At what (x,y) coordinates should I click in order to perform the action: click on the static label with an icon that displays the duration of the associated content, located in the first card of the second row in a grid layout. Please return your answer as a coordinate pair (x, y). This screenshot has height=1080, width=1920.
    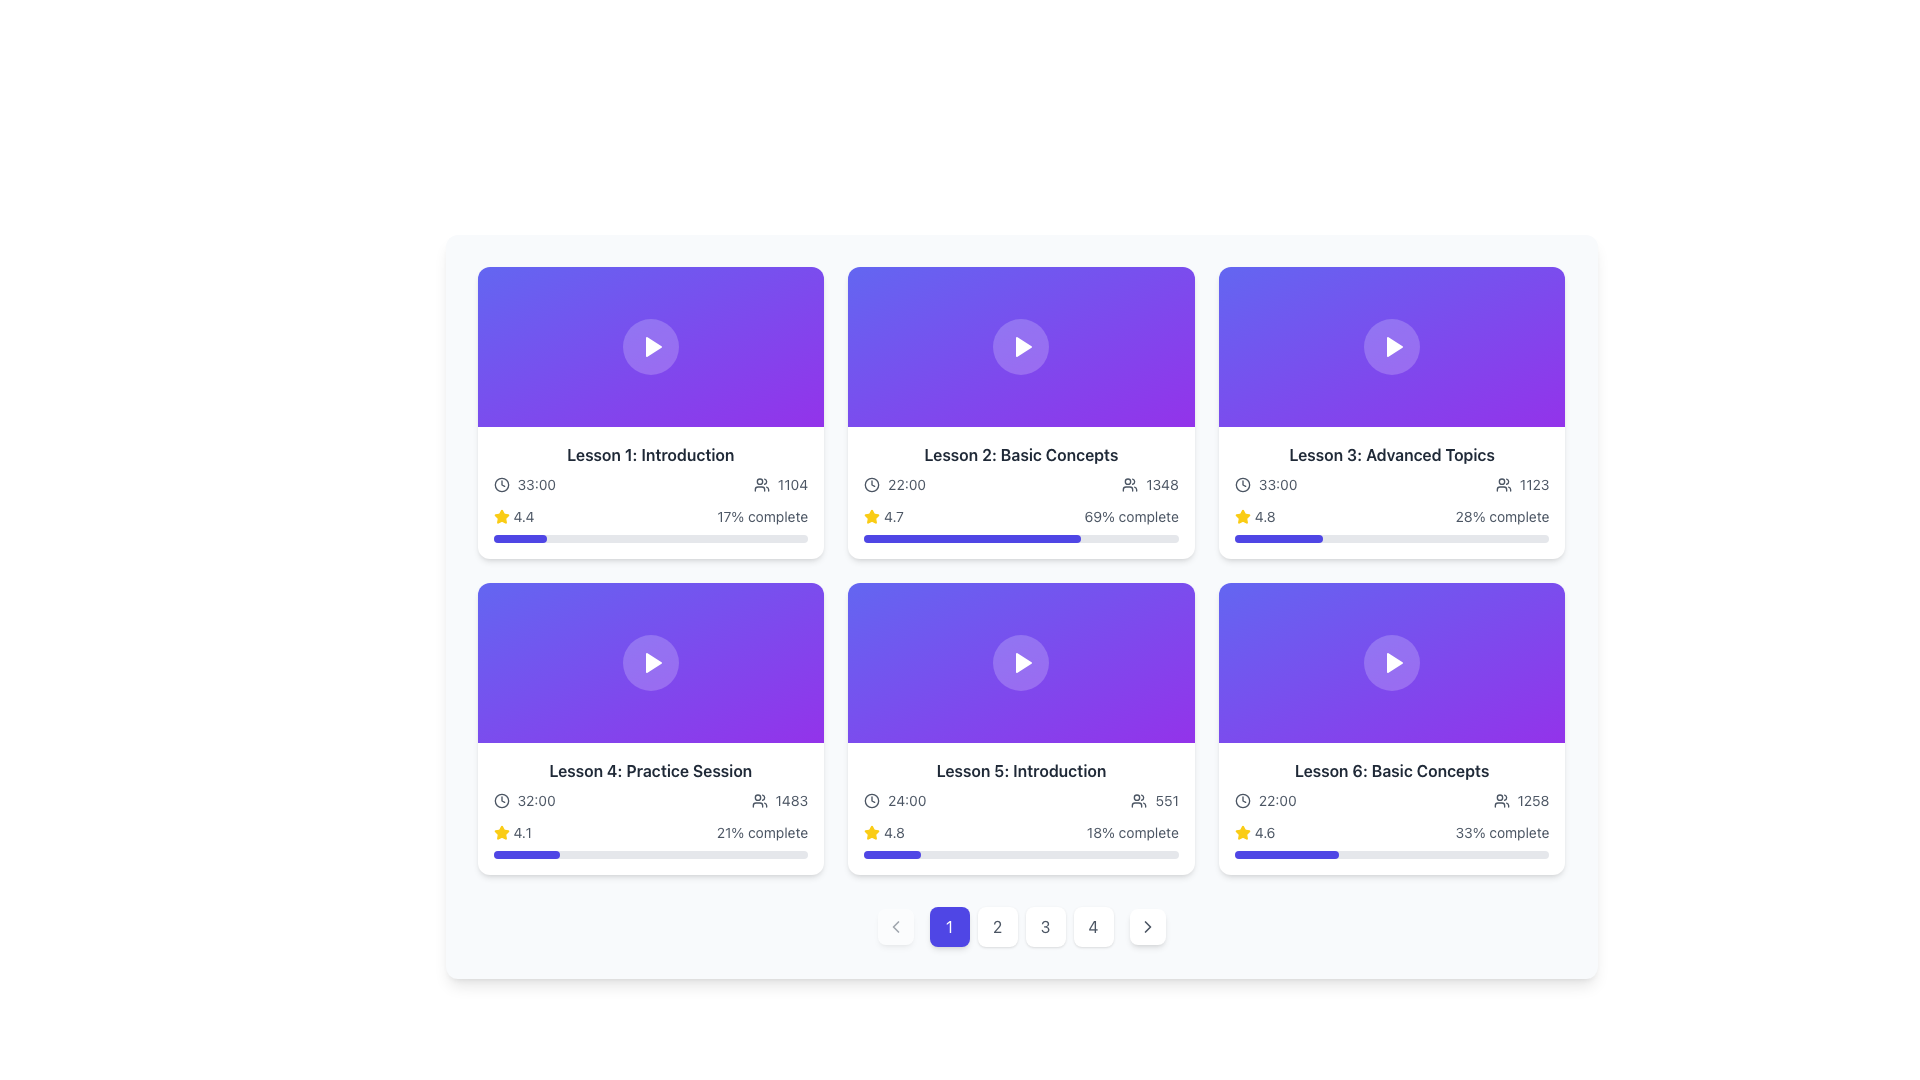
    Looking at the image, I should click on (524, 485).